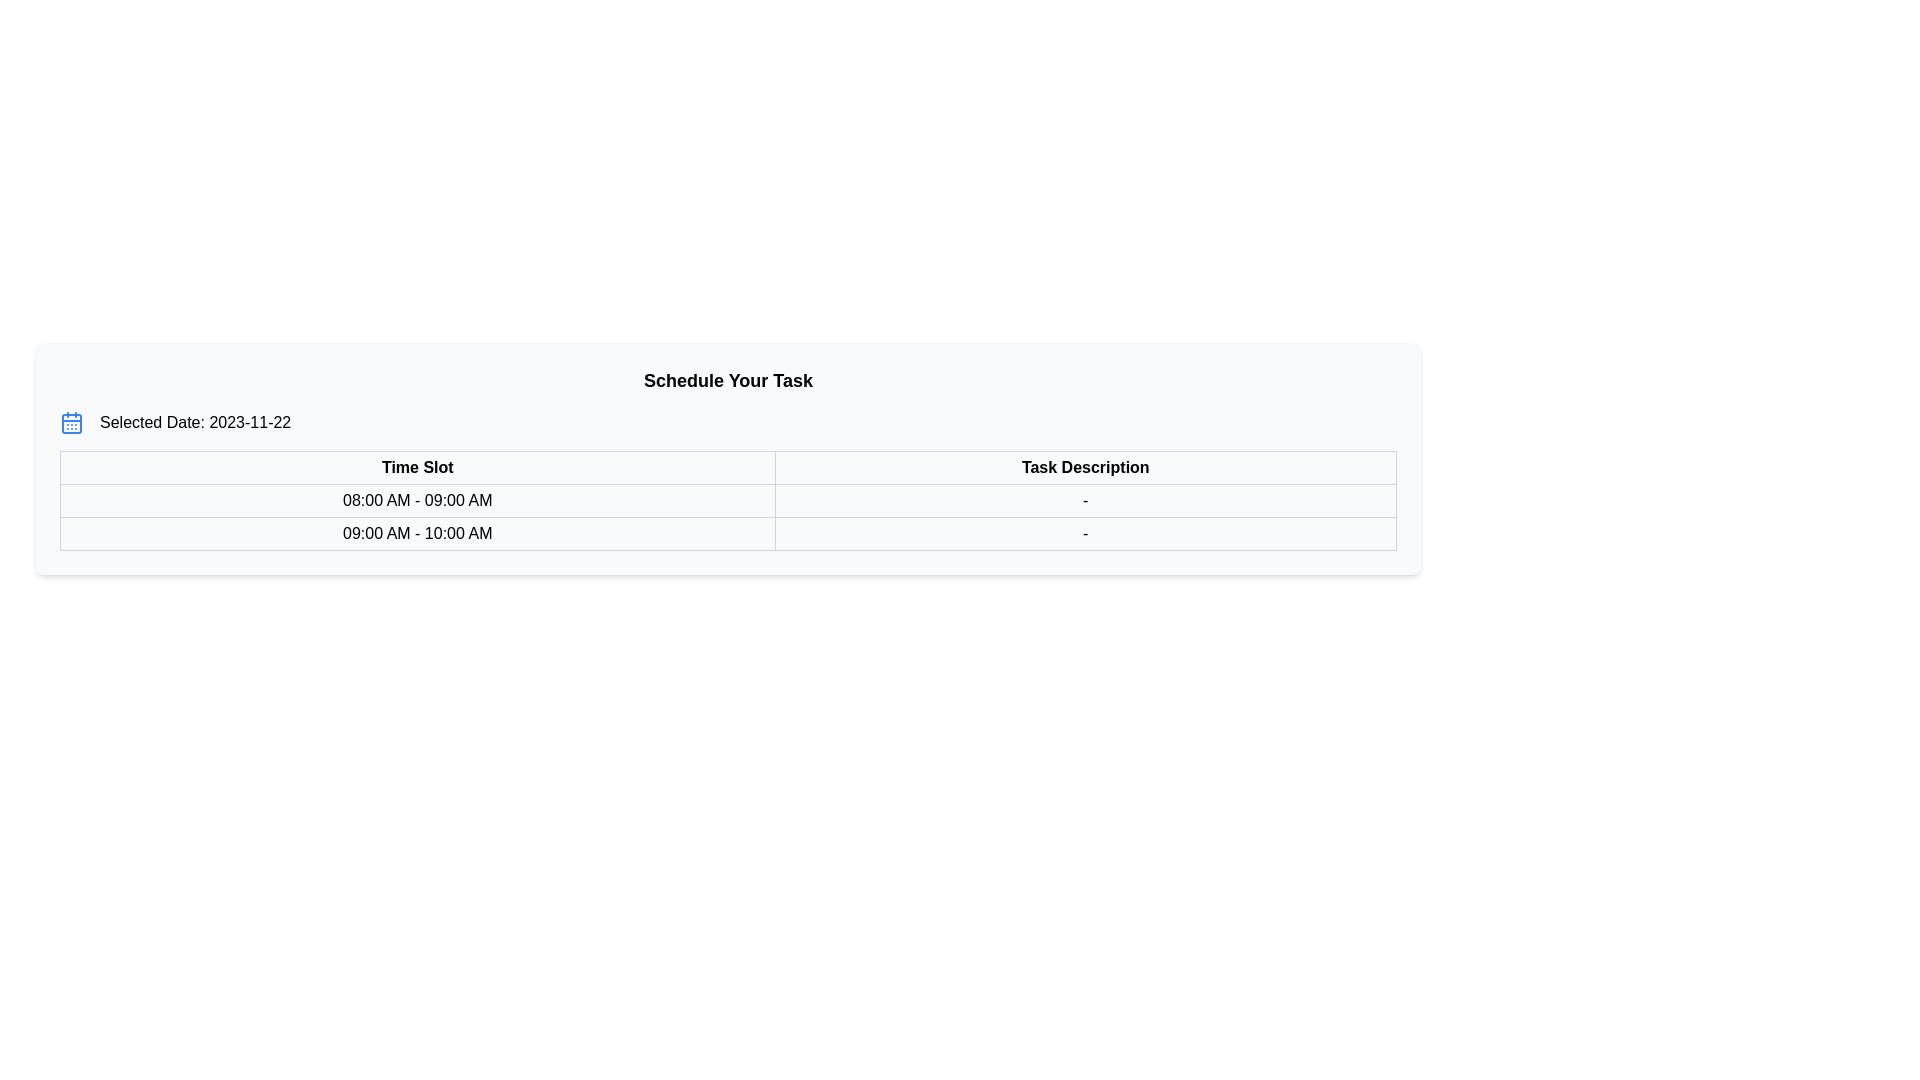  I want to click on the table cell displaying the time range '08:00 AM - 09:00 AM' located in the first row under the 'Time Slot' column, so click(727, 516).